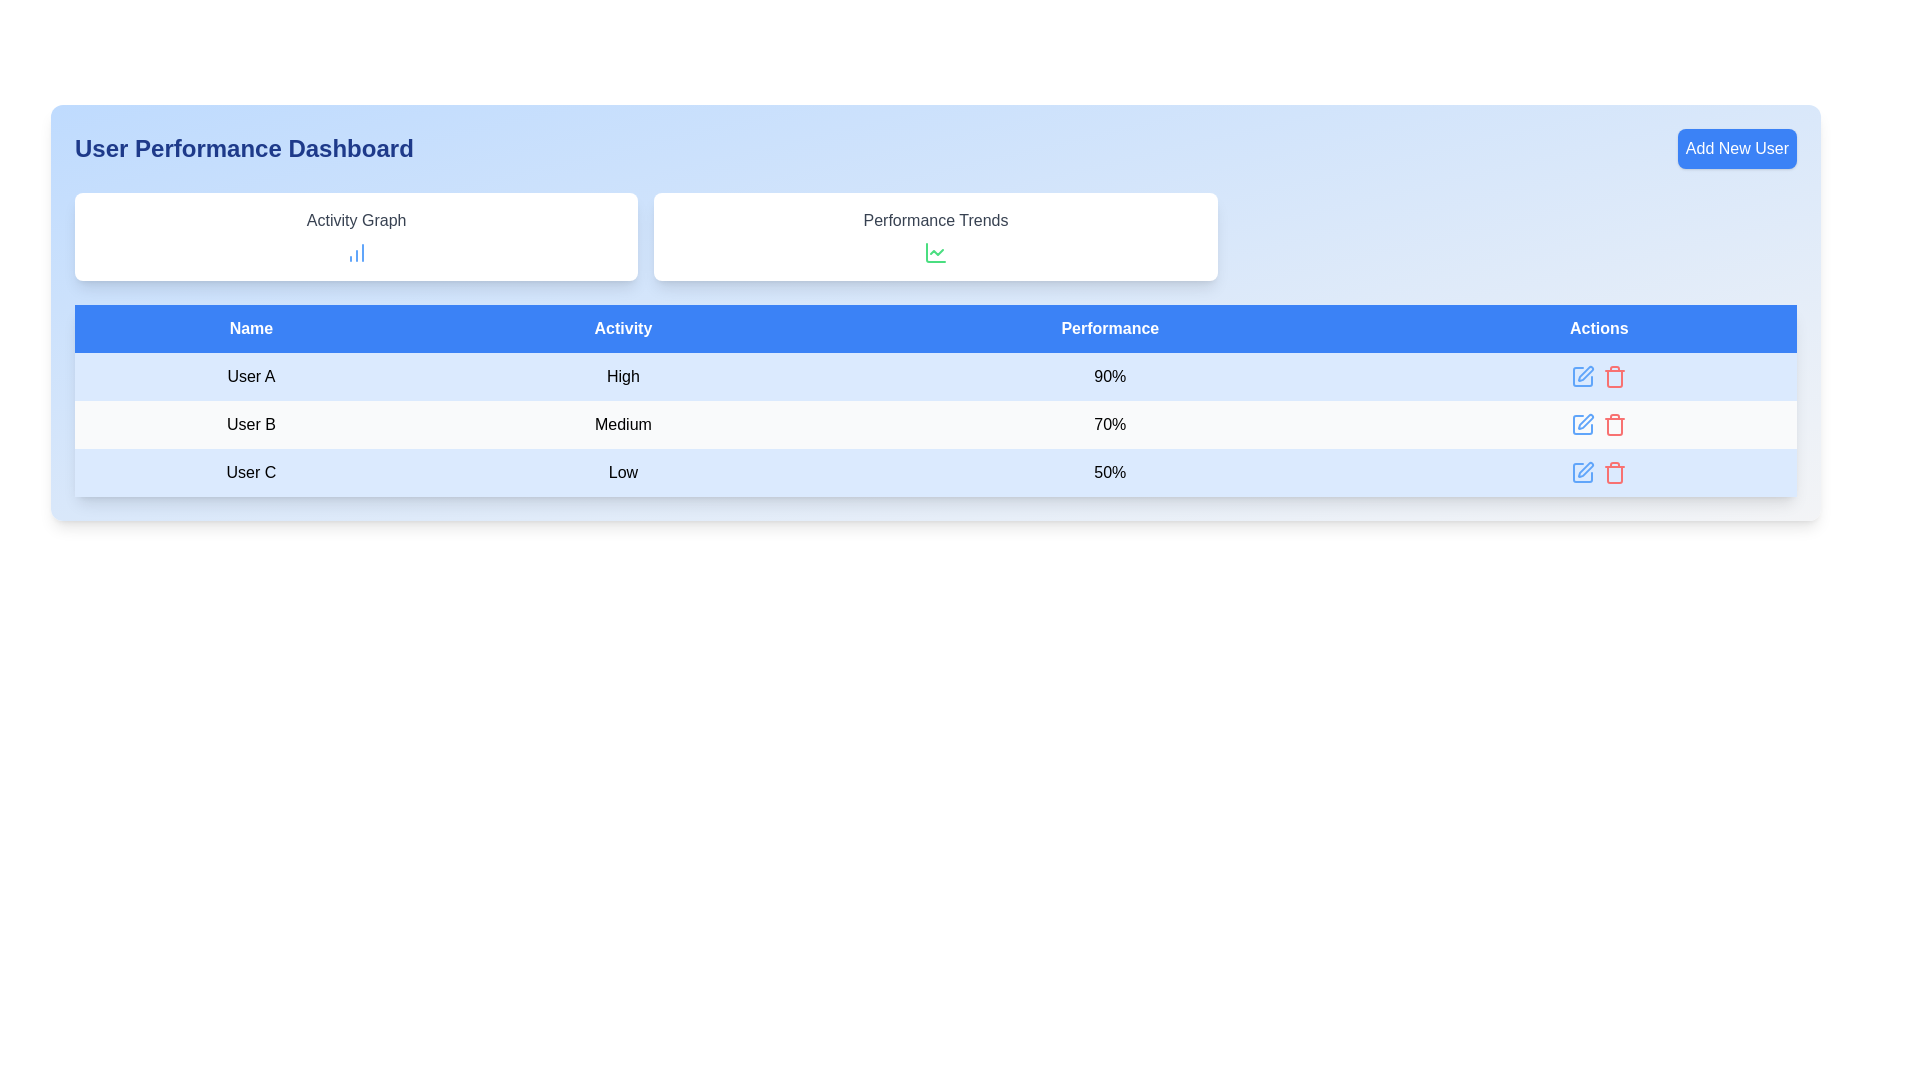 The width and height of the screenshot is (1920, 1080). I want to click on the edit button icon in the Actions column associated with User A, so click(1582, 377).